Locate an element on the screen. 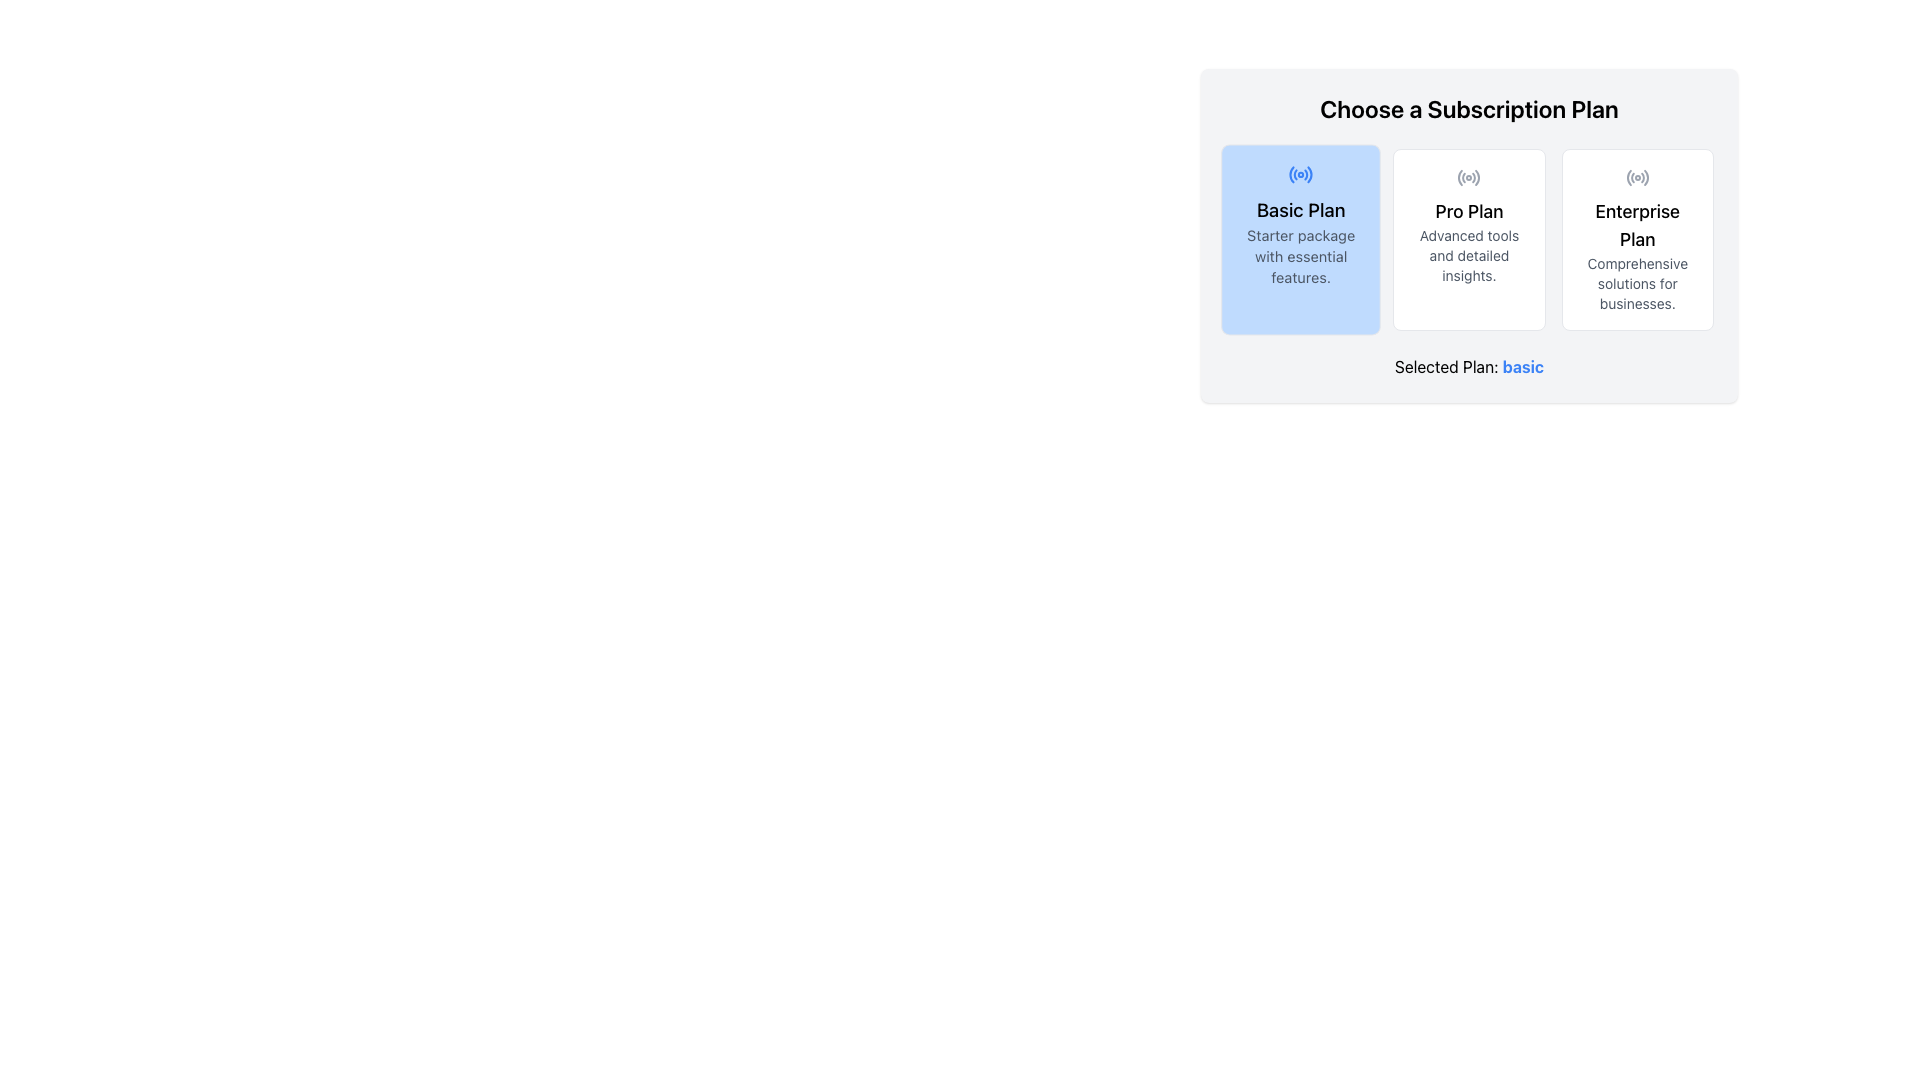 Image resolution: width=1920 pixels, height=1080 pixels. the 'Enterprise Plan' card, which is the third card in a horizontal layout, to possibly highlight or provide additional information is located at coordinates (1637, 238).